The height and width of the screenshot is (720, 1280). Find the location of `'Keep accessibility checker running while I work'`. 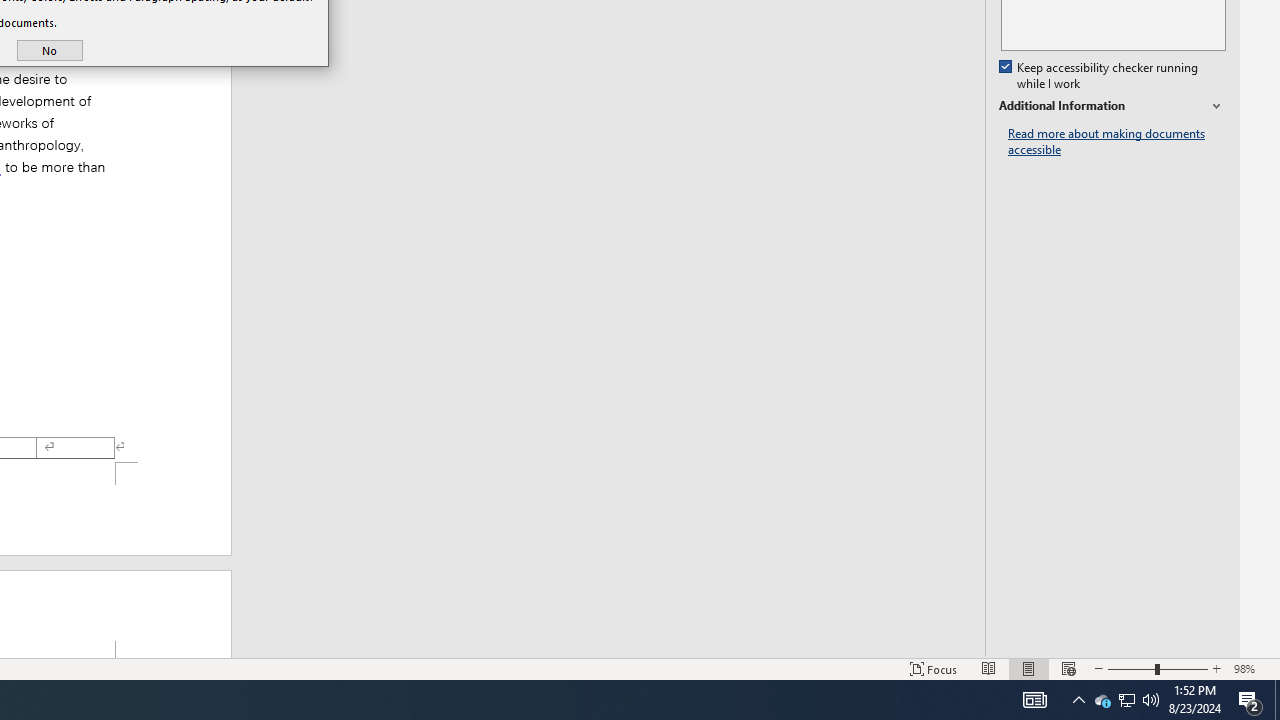

'Keep accessibility checker running while I work' is located at coordinates (1099, 75).